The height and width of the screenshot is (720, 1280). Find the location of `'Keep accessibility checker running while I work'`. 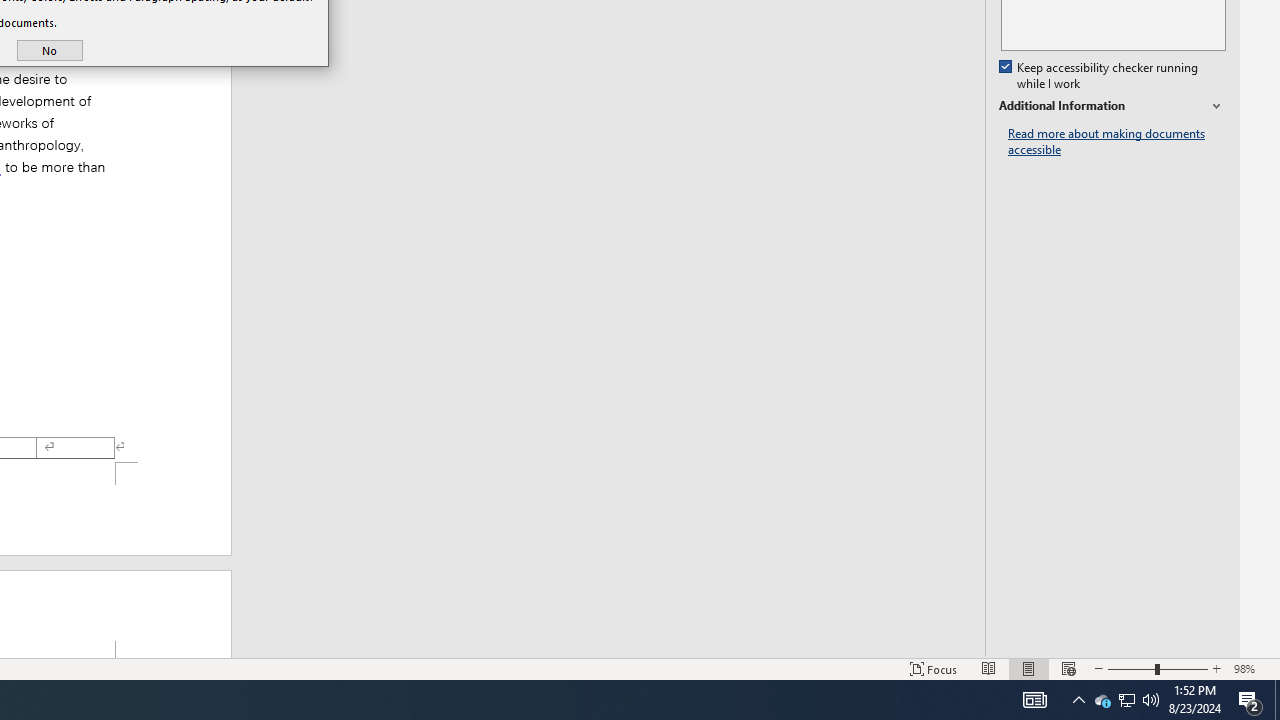

'Keep accessibility checker running while I work' is located at coordinates (1099, 75).